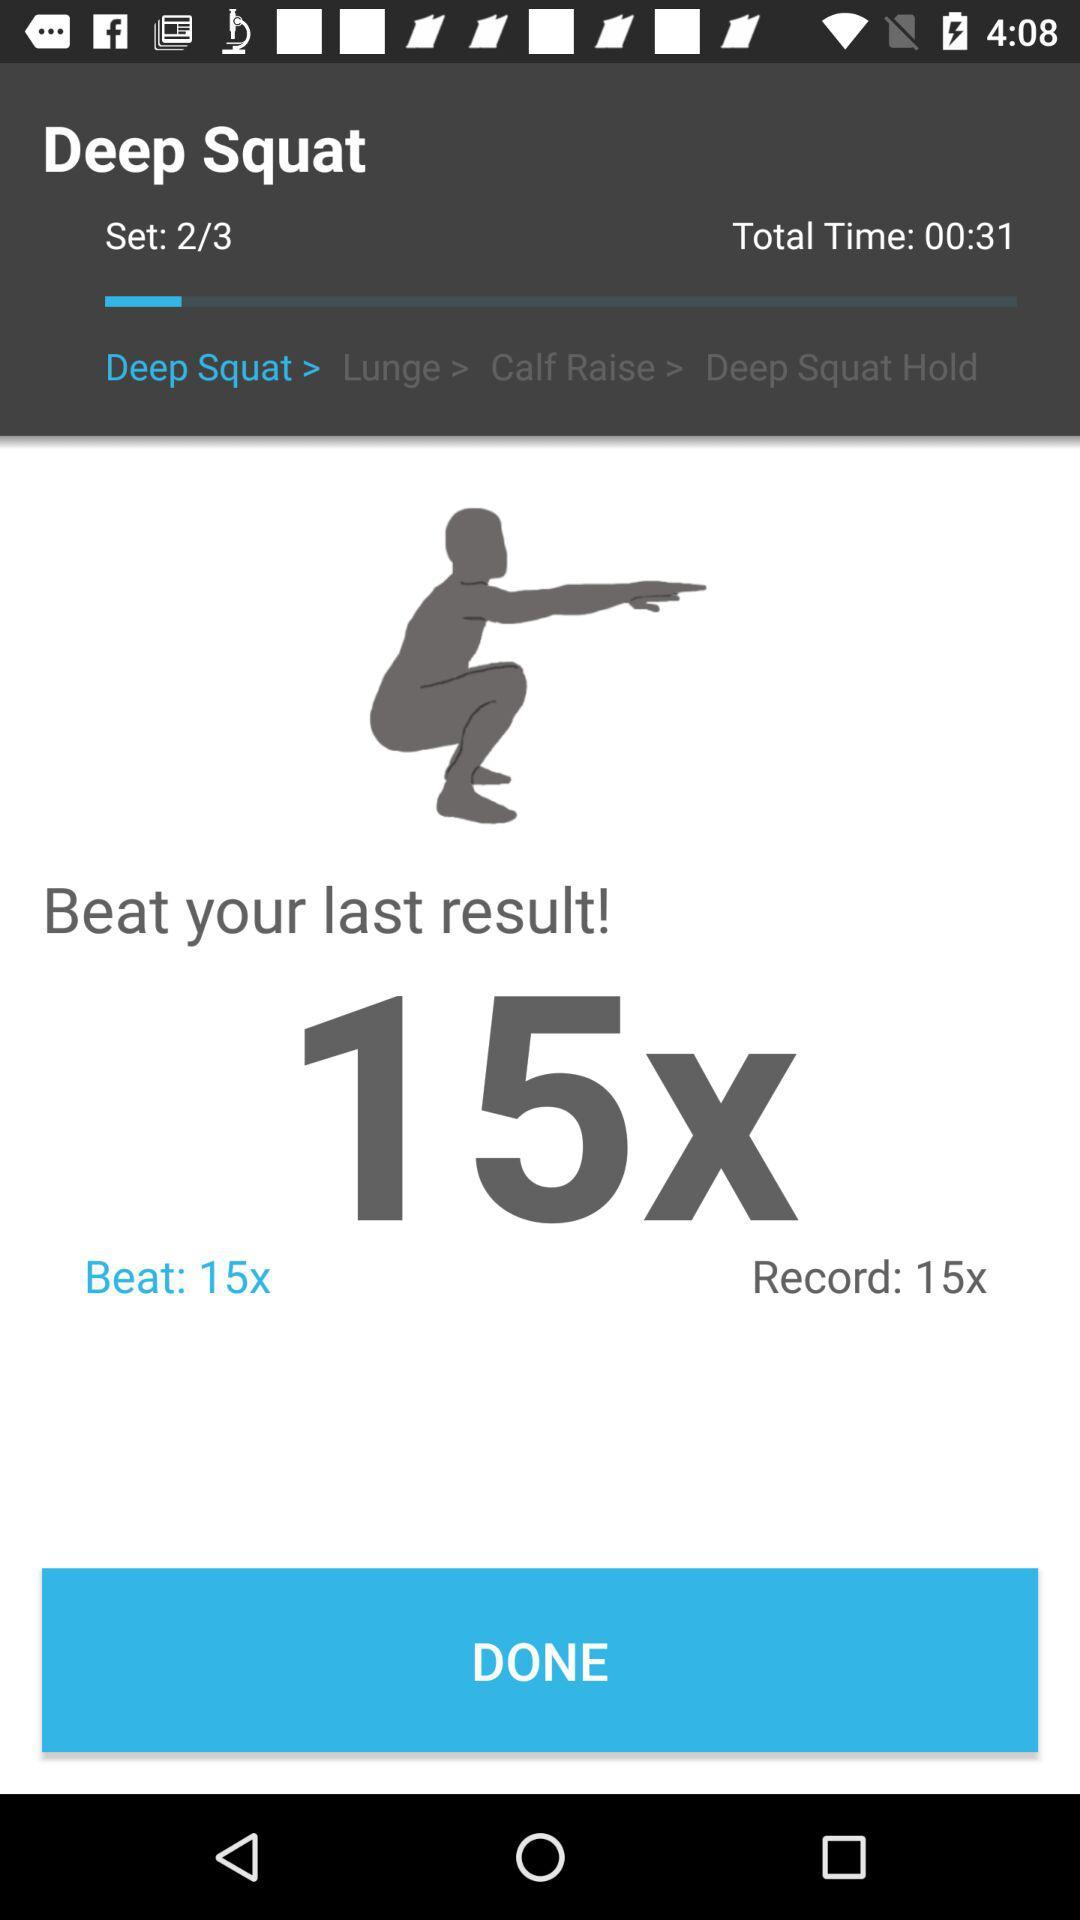 The image size is (1080, 1920). Describe the element at coordinates (540, 1660) in the screenshot. I see `the done` at that location.